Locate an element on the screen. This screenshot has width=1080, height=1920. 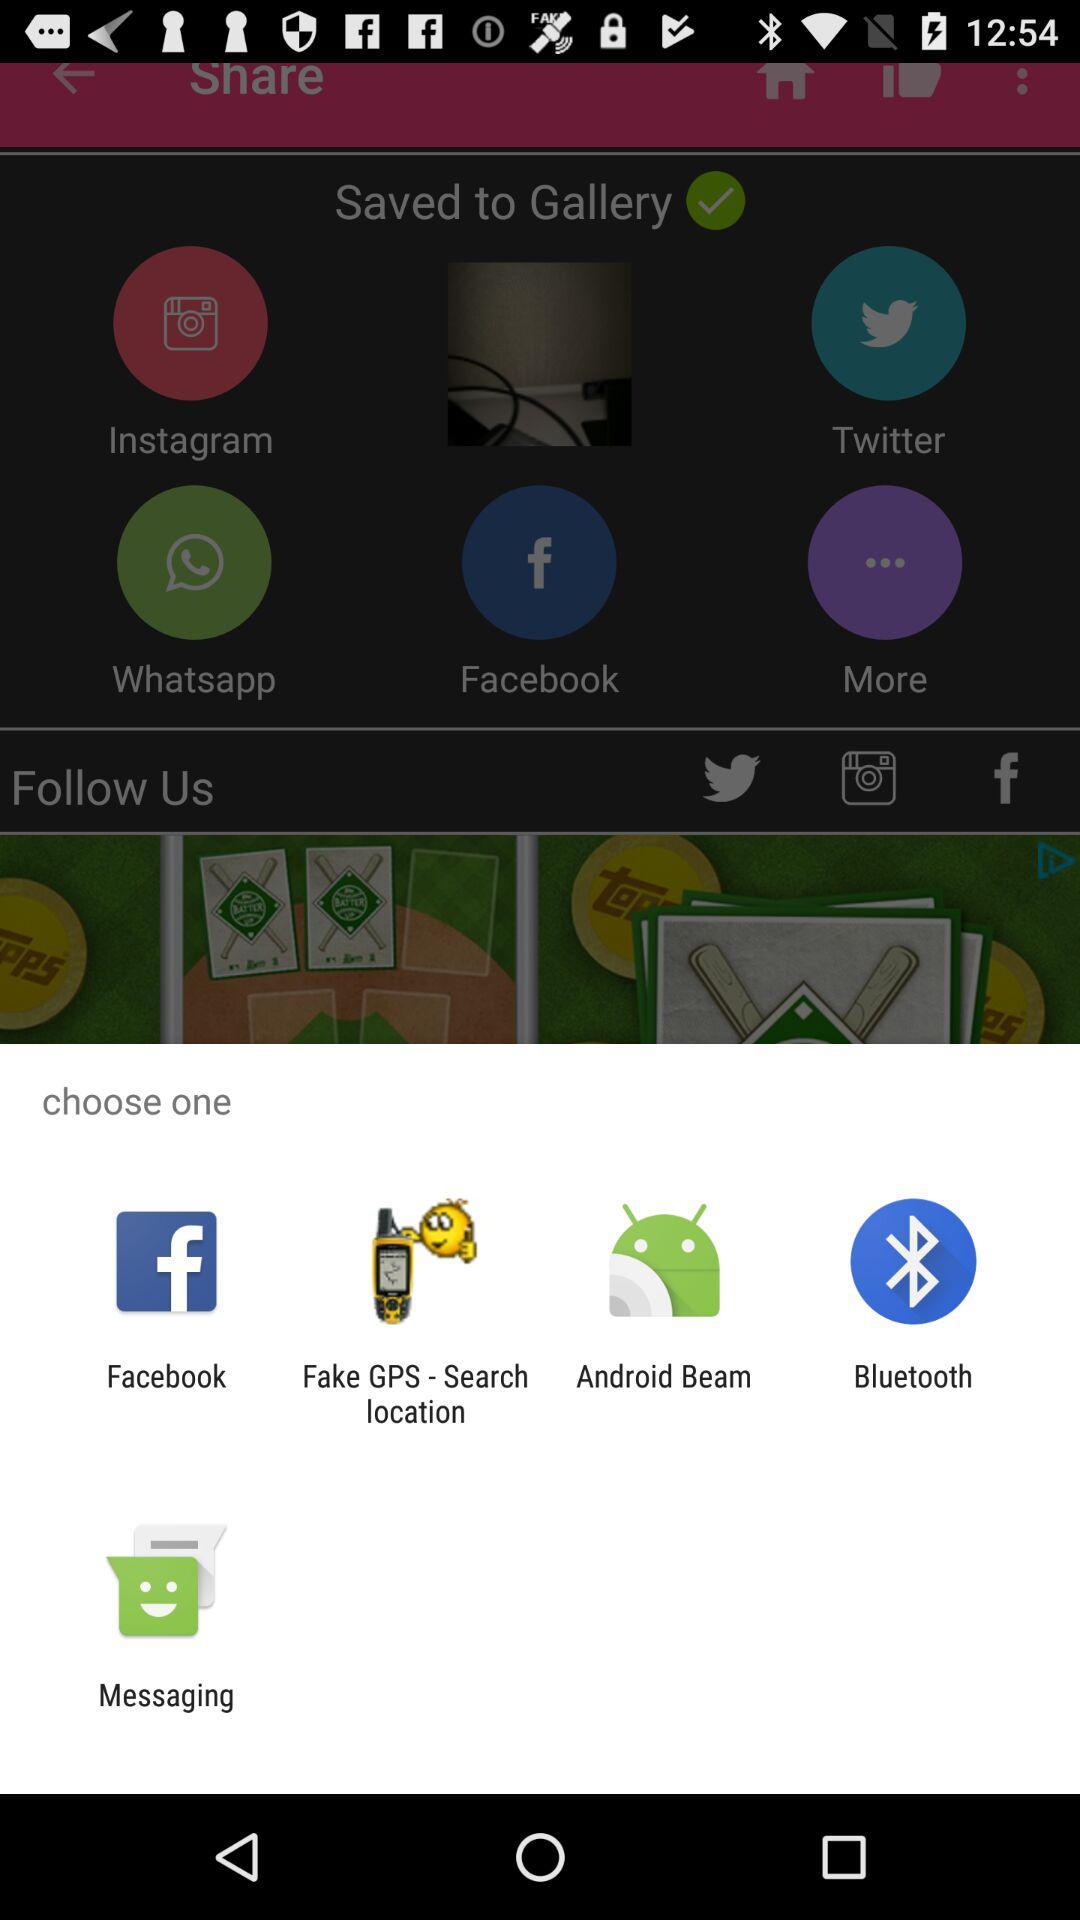
bluetooth item is located at coordinates (913, 1392).